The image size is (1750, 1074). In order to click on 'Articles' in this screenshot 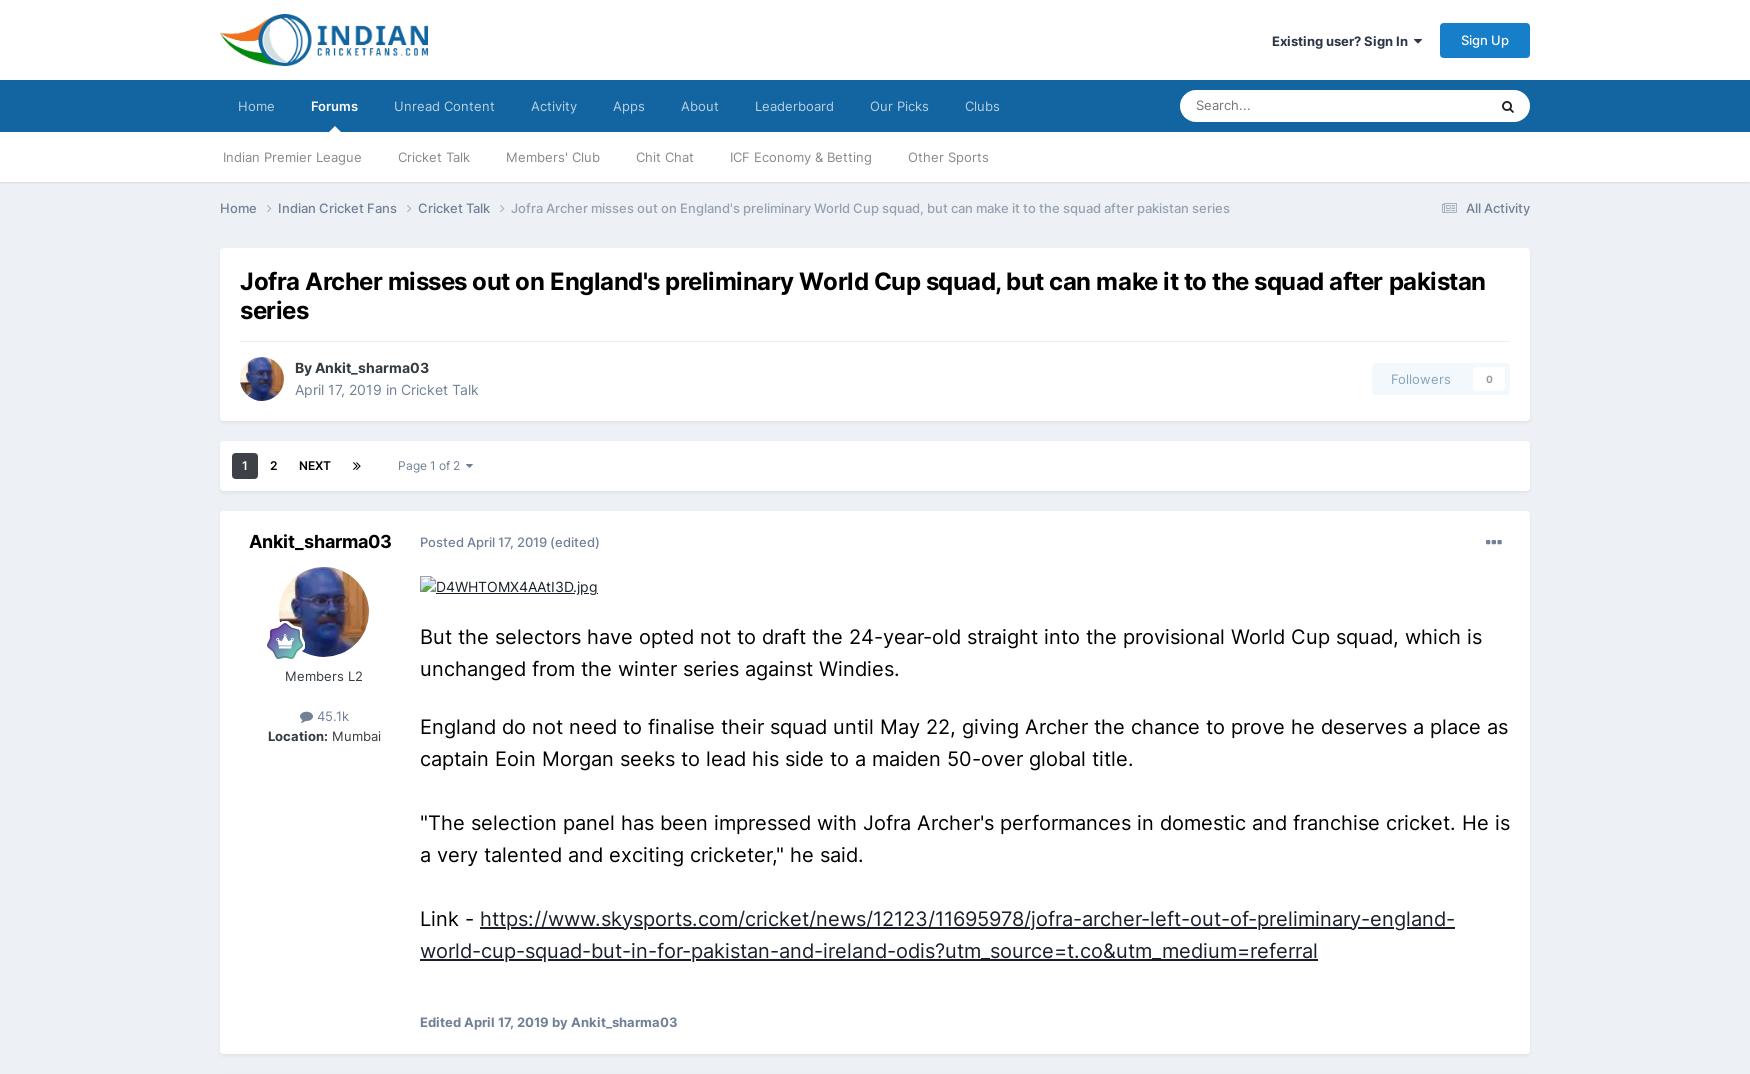, I will do `click(1356, 342)`.